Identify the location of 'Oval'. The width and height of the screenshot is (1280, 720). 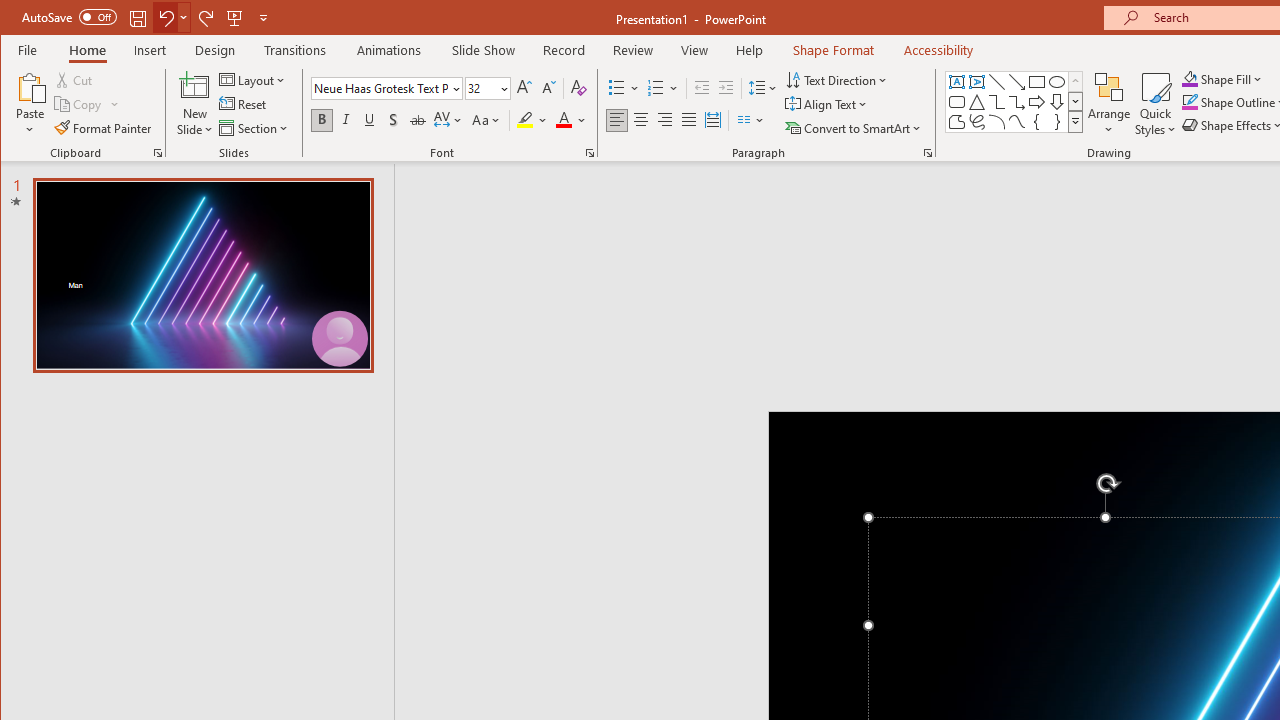
(1056, 81).